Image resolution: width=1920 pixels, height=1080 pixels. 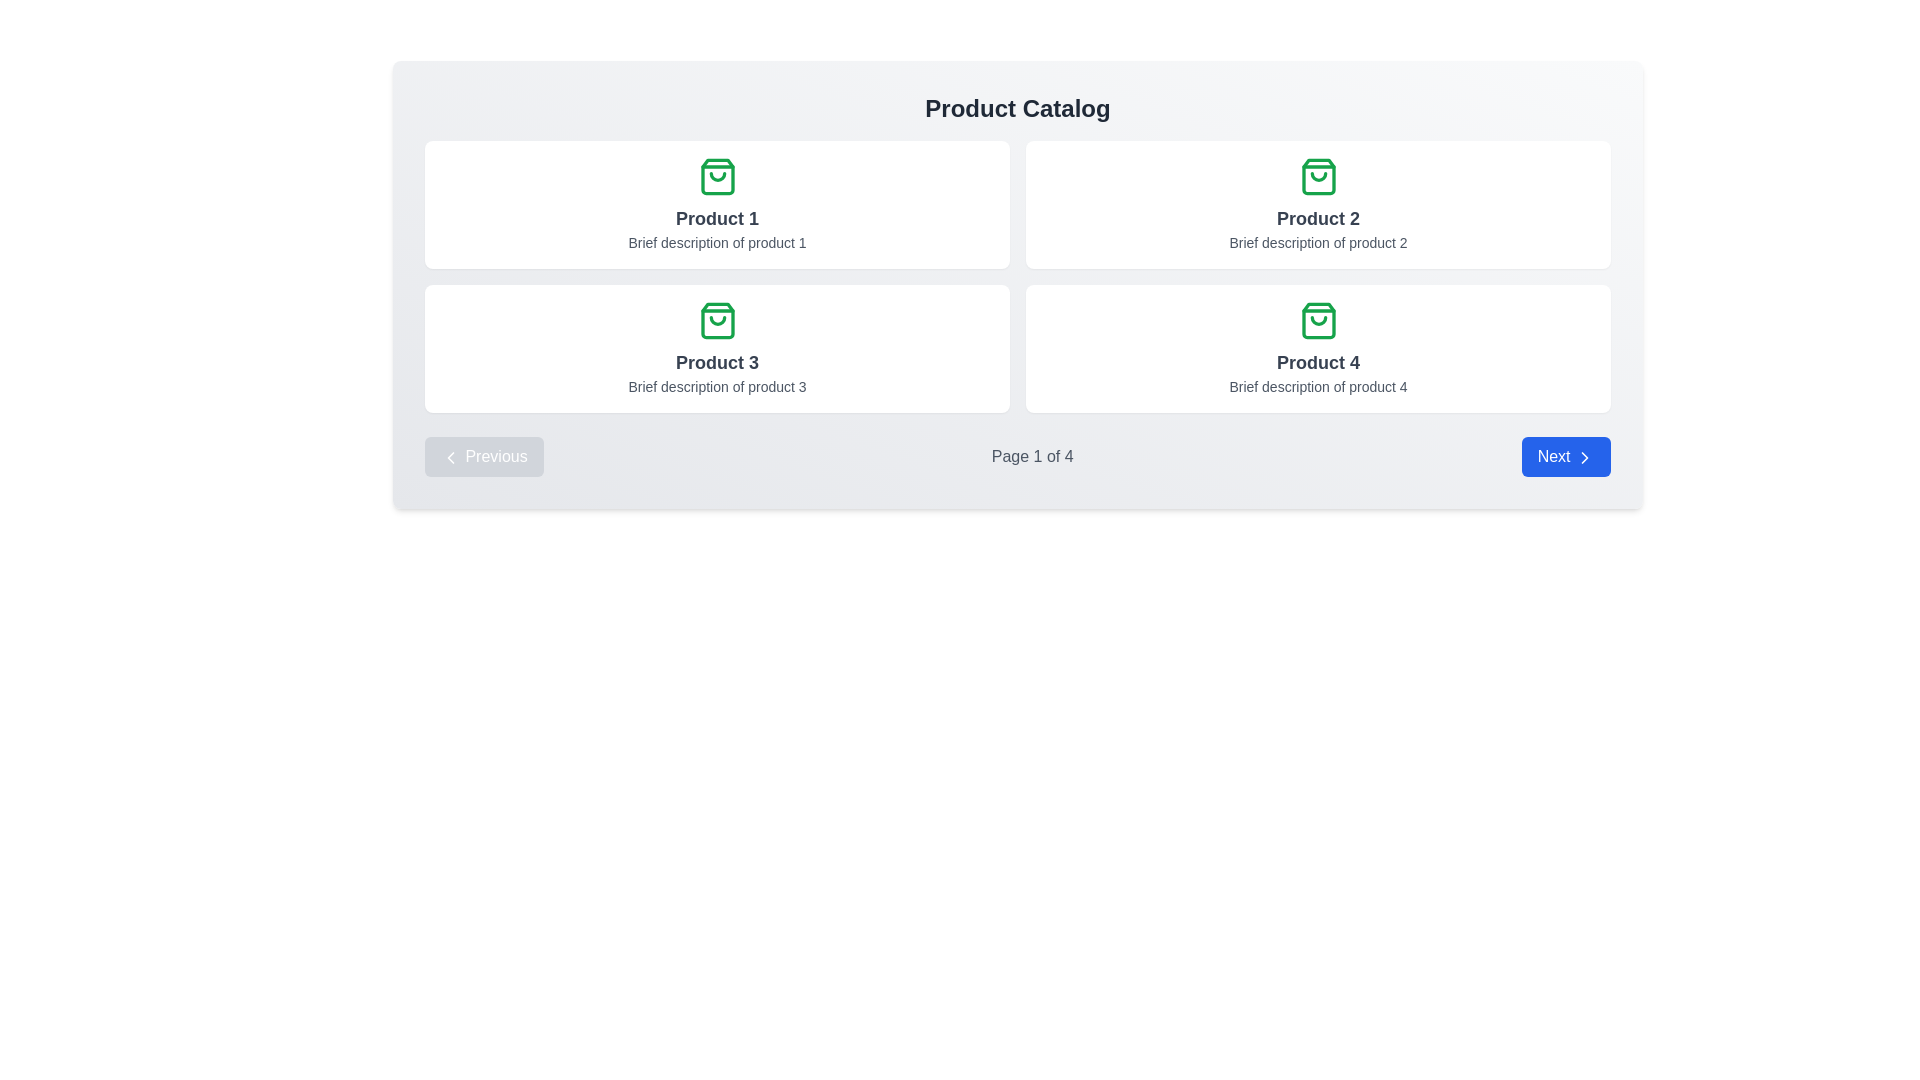 What do you see at coordinates (717, 204) in the screenshot?
I see `the Product card which features a white background, rounded corners, a shadow effect, a green shopping bag icon at the top, bold black text 'Product 1', and smaller gray text 'Brief description of product 1'` at bounding box center [717, 204].